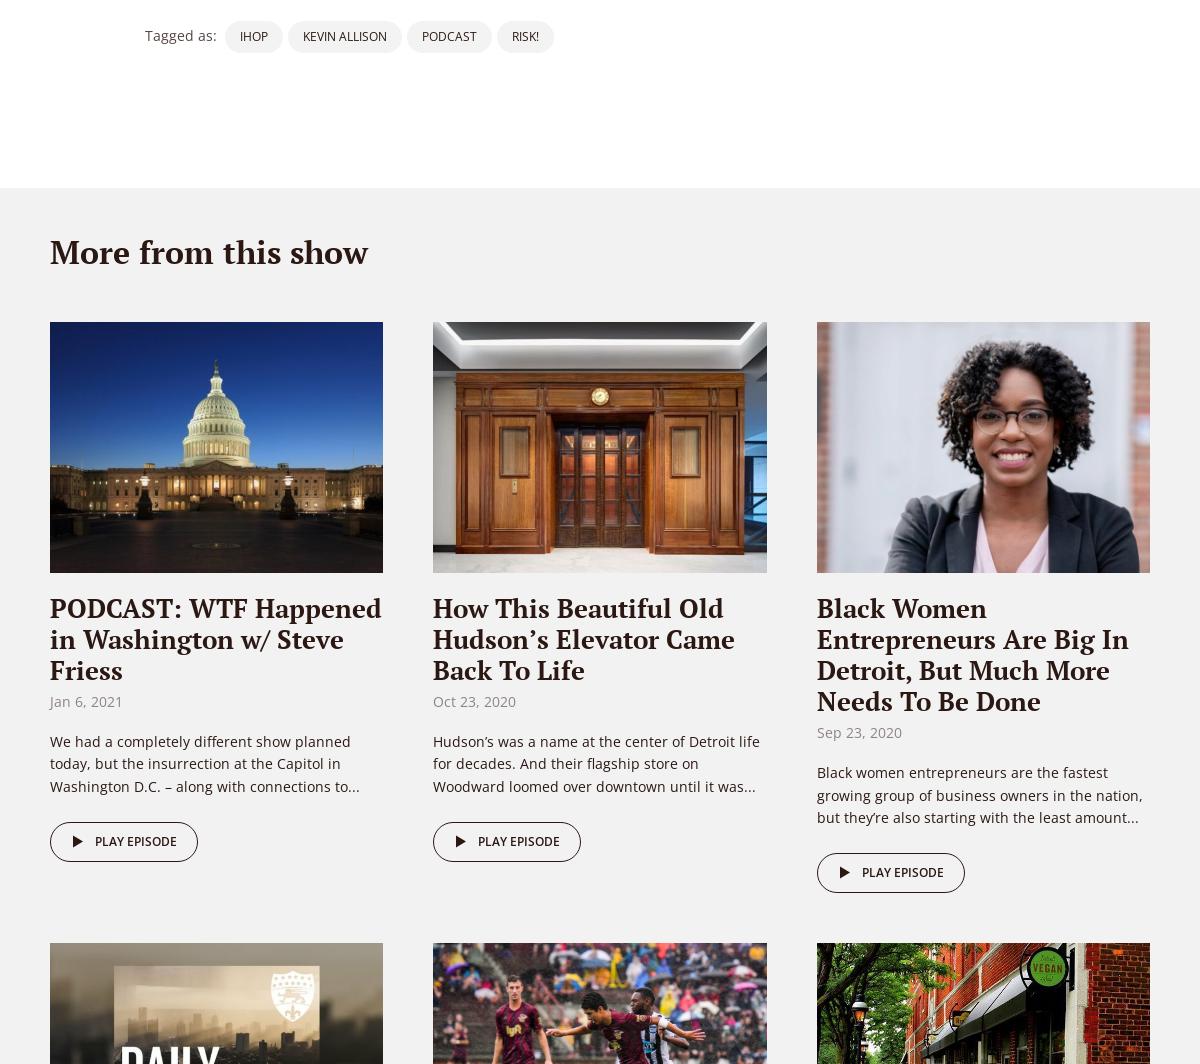 The width and height of the screenshot is (1200, 1064). What do you see at coordinates (978, 794) in the screenshot?
I see `'Black women entrepreneurs are the fastest growing group of business owners in the nation, but they’re also starting with the least amount...'` at bounding box center [978, 794].